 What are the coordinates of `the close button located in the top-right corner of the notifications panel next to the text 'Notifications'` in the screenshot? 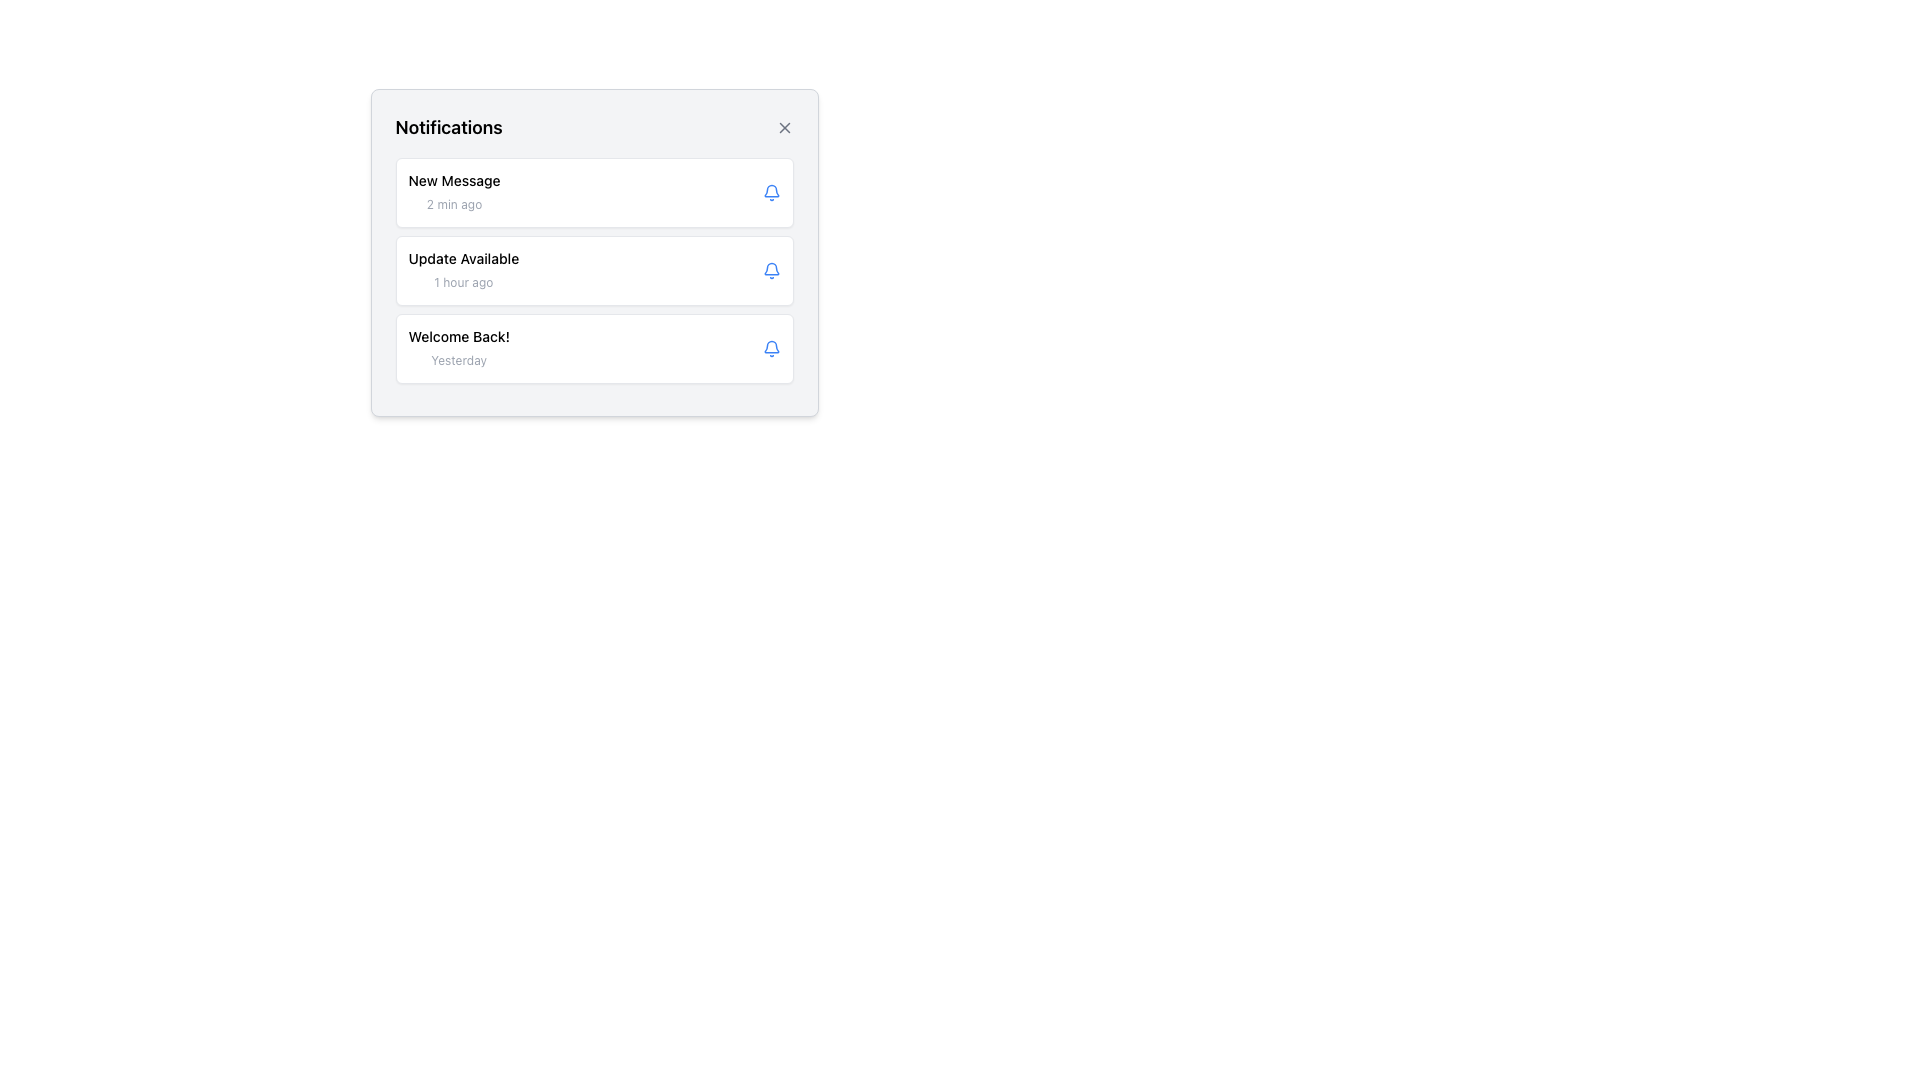 It's located at (783, 127).